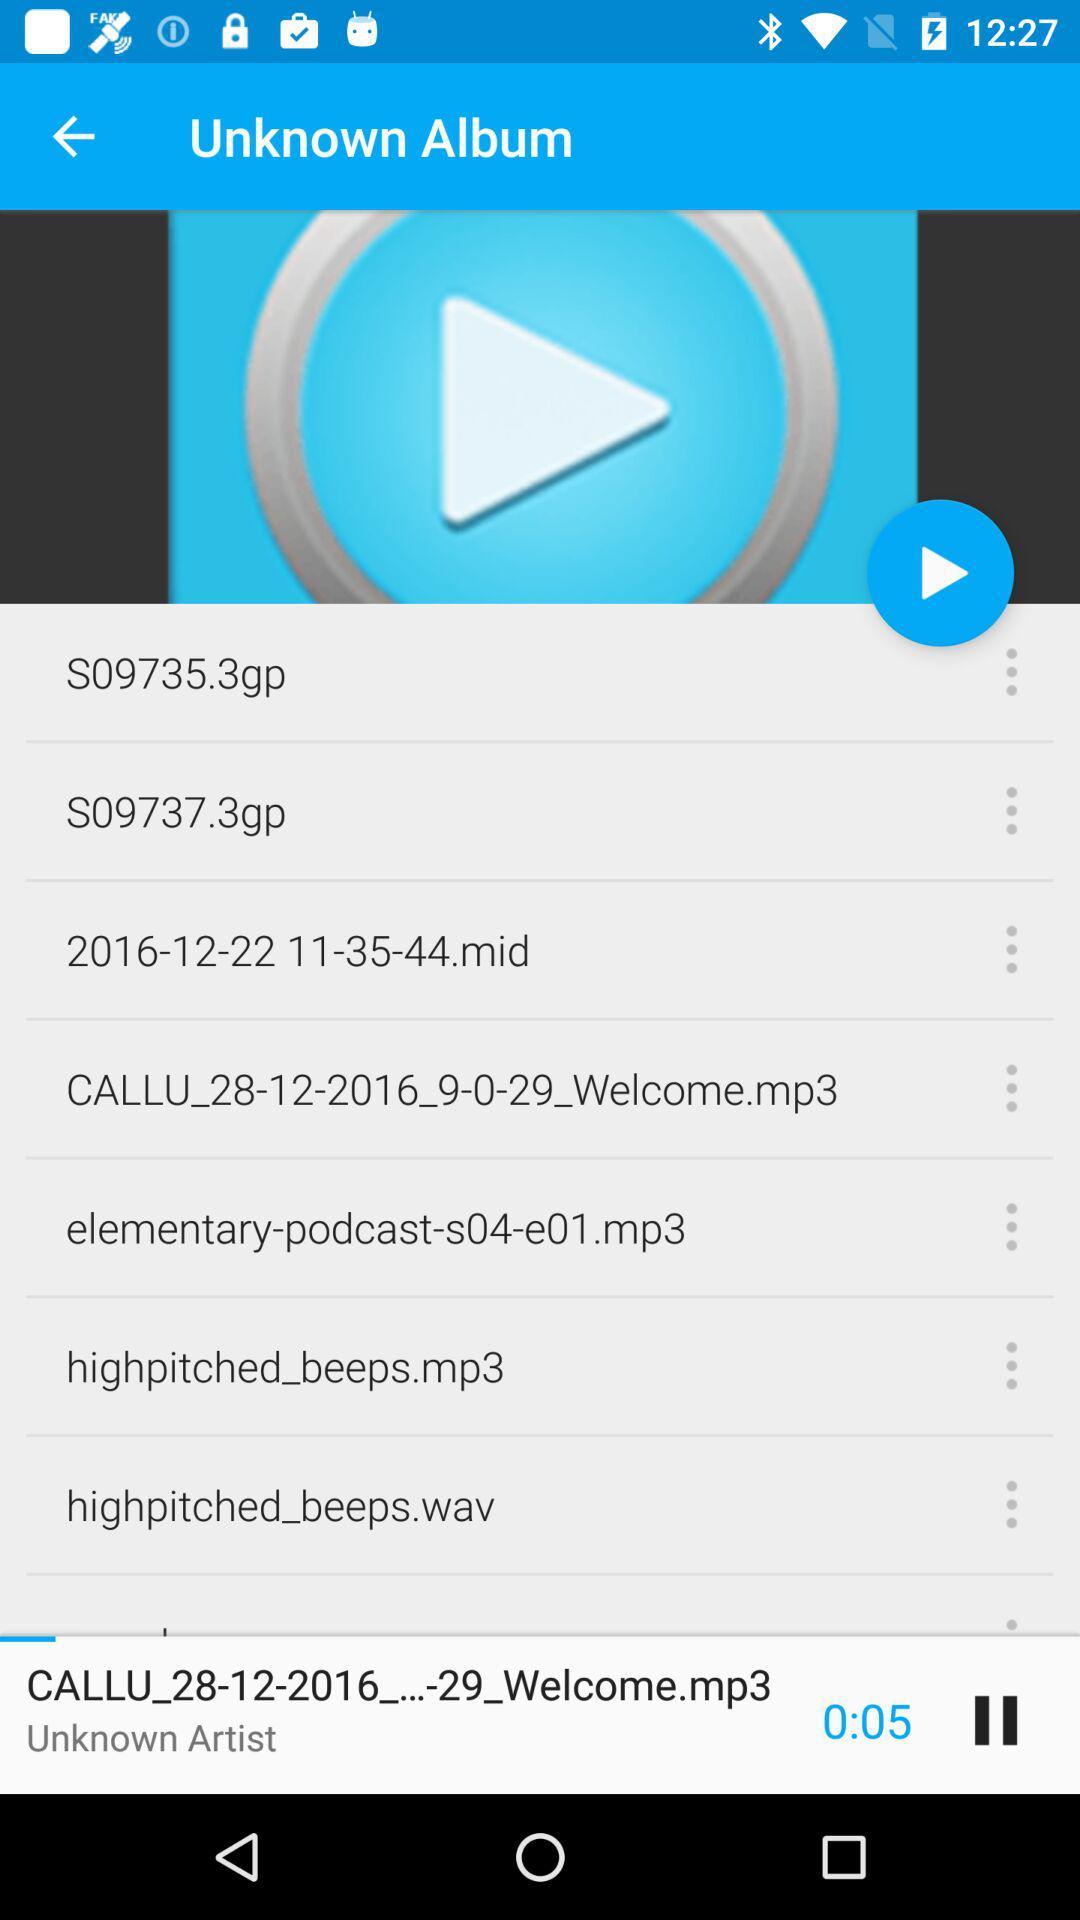 This screenshot has width=1080, height=1920. I want to click on the play icon, so click(940, 571).